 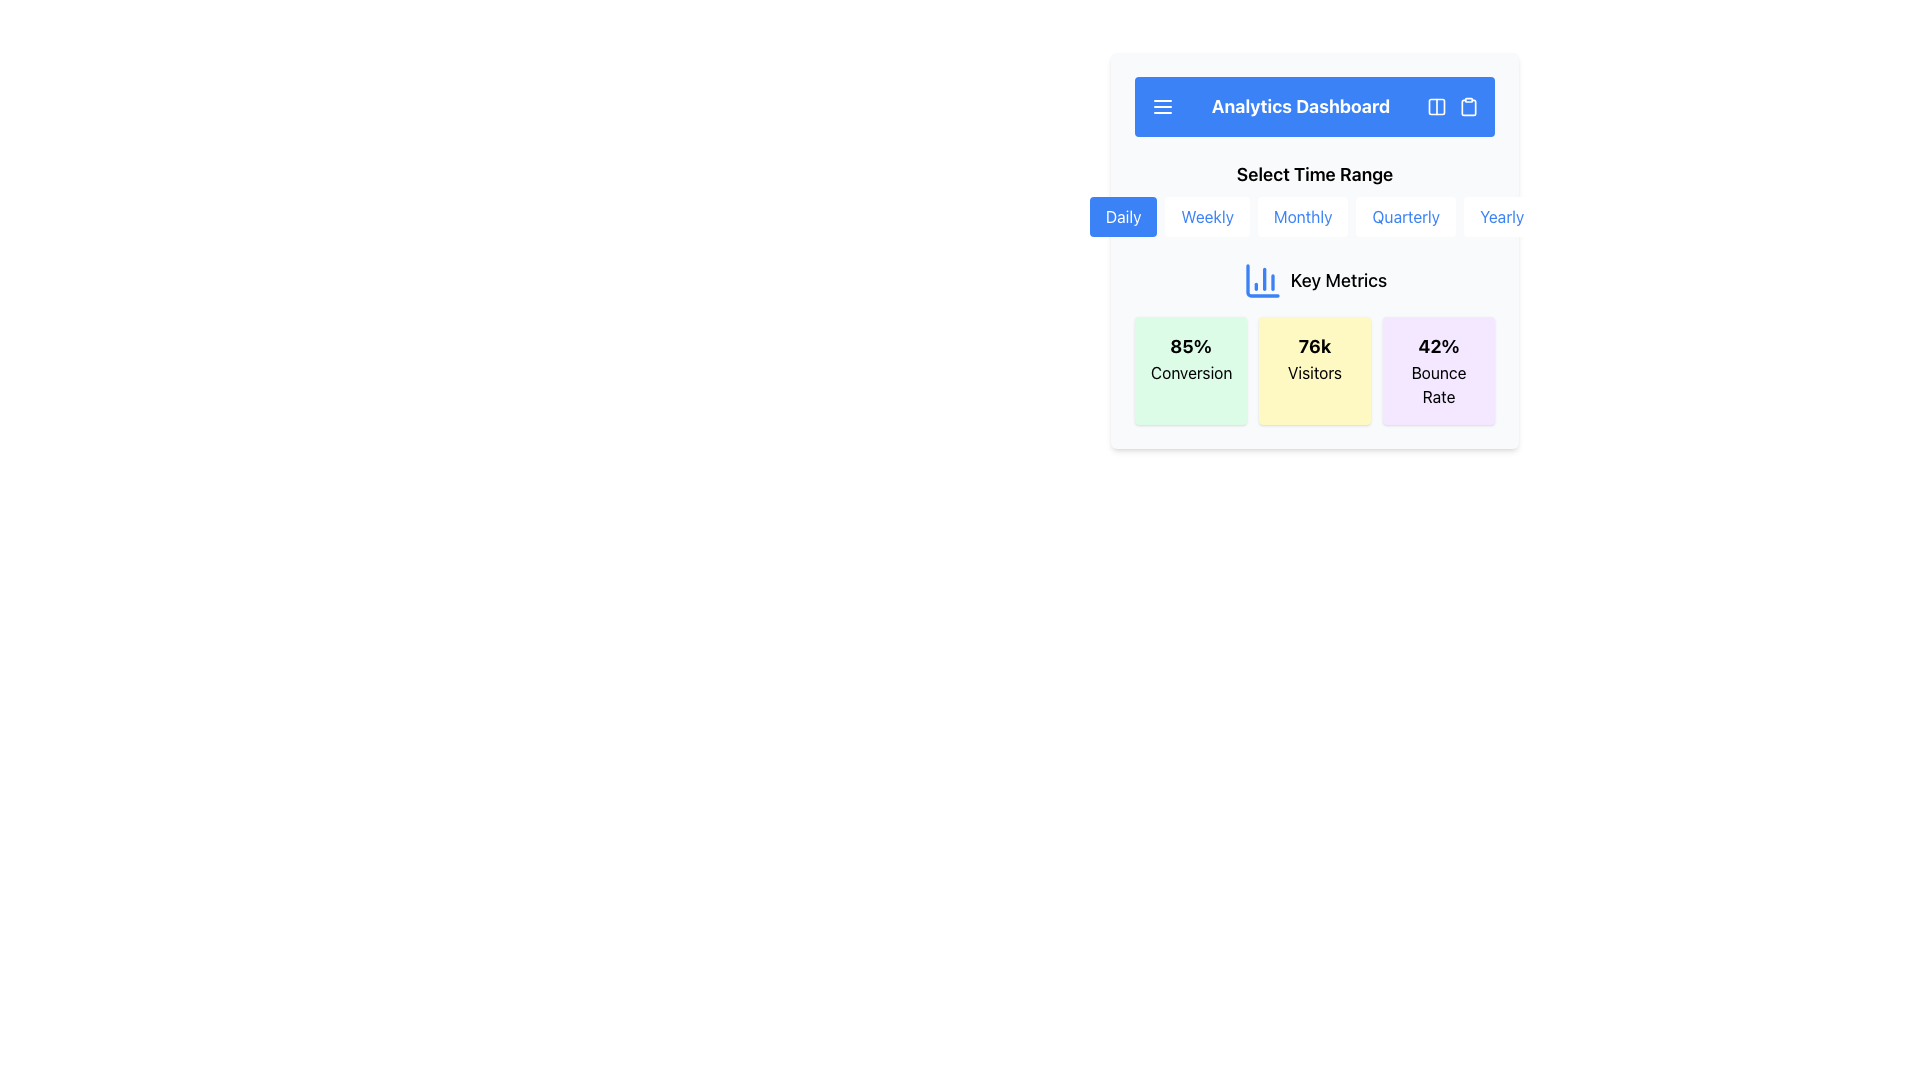 I want to click on the clipboard icon, which is styled with a minimal outline design and is positioned to the right of the 'Analytics Dashboard' text in the header section, so click(x=1468, y=107).